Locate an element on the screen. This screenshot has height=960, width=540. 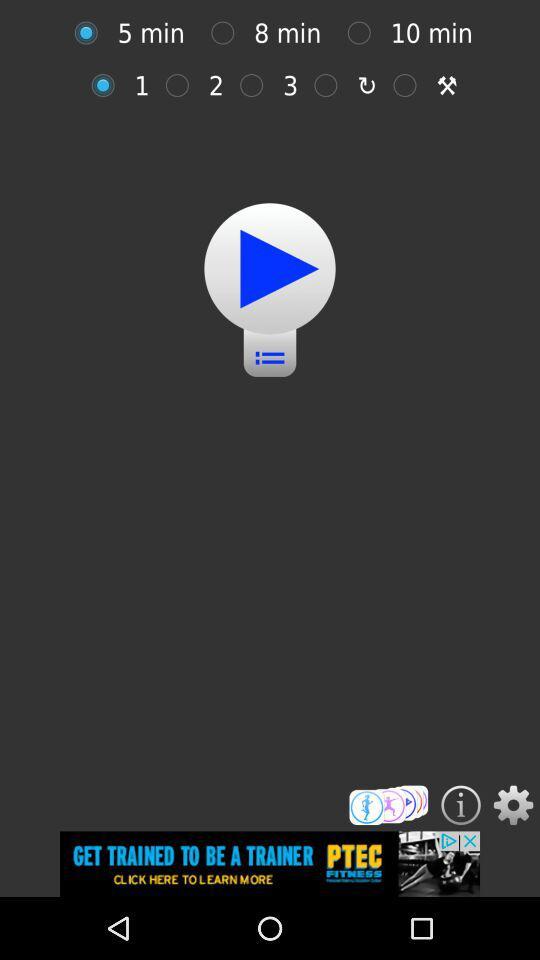
to option is located at coordinates (363, 32).